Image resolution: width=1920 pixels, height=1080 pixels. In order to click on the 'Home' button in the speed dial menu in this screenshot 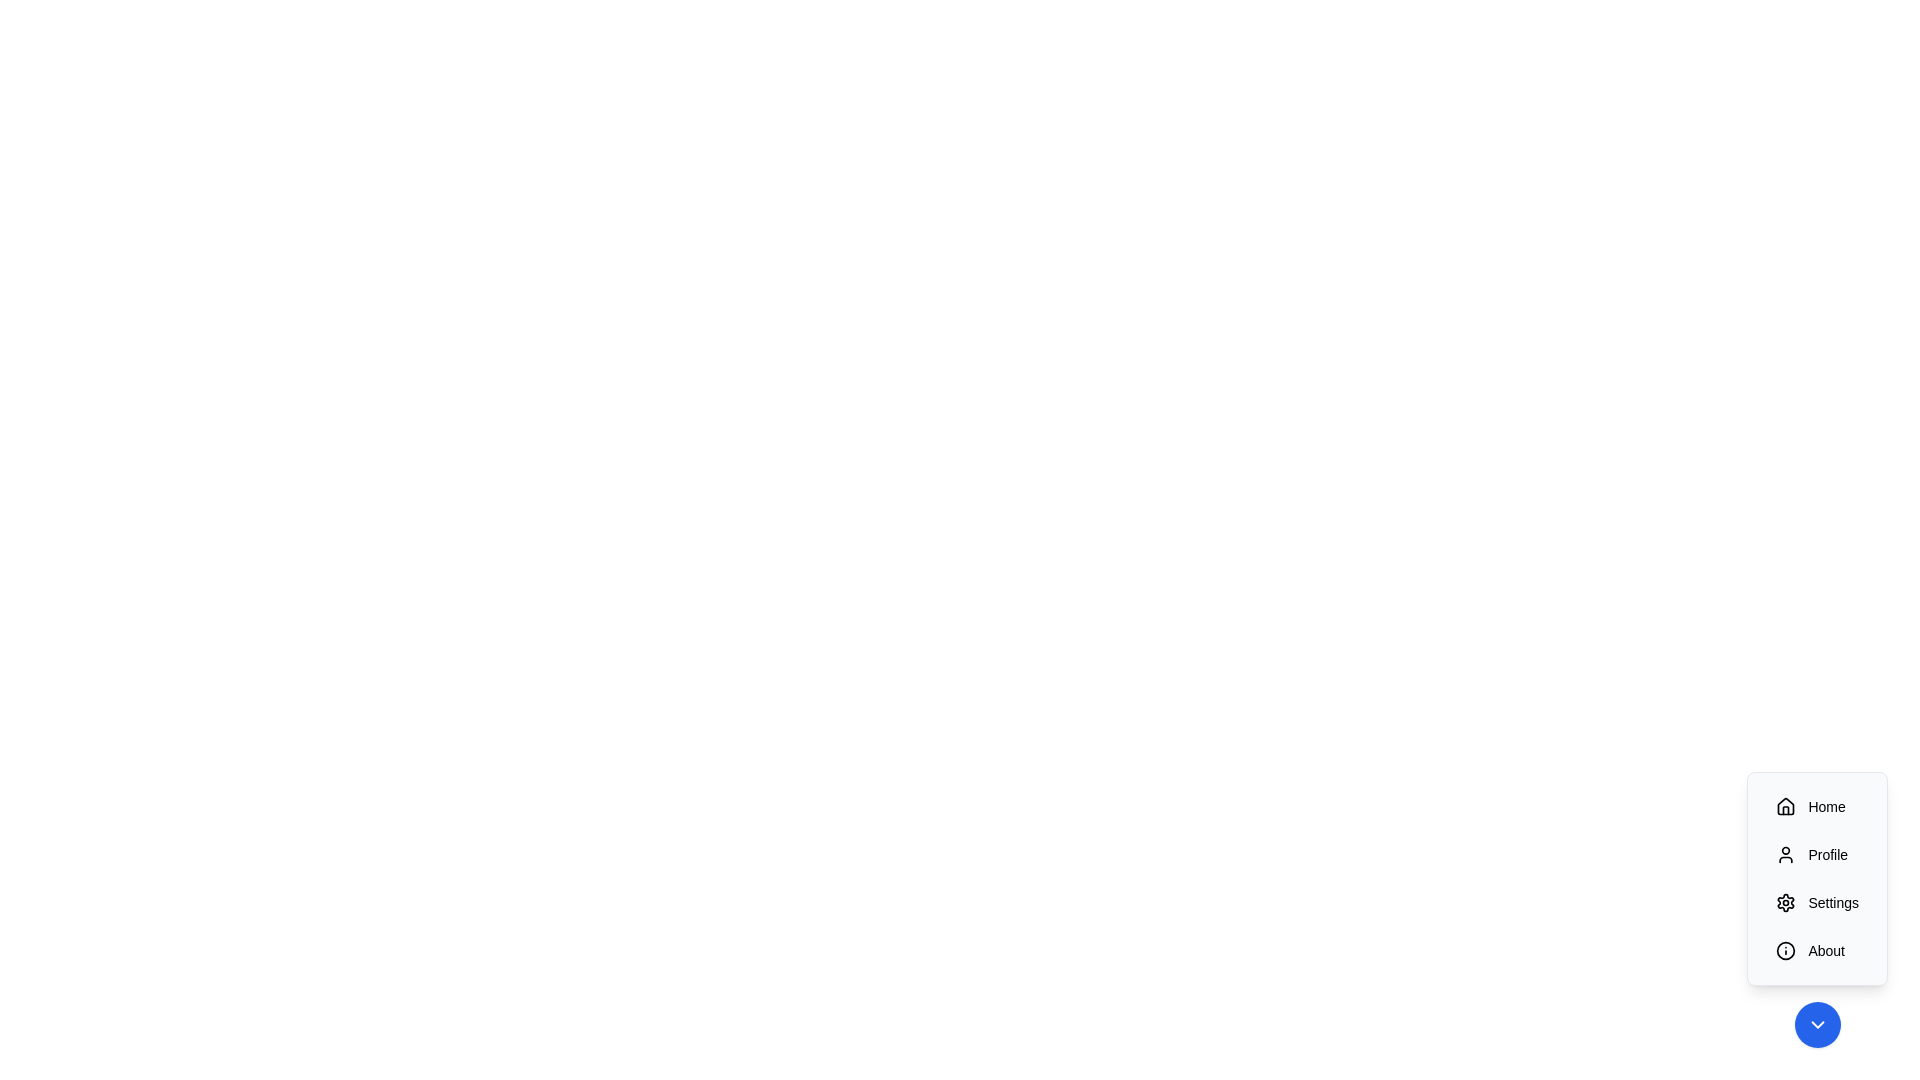, I will do `click(1817, 805)`.